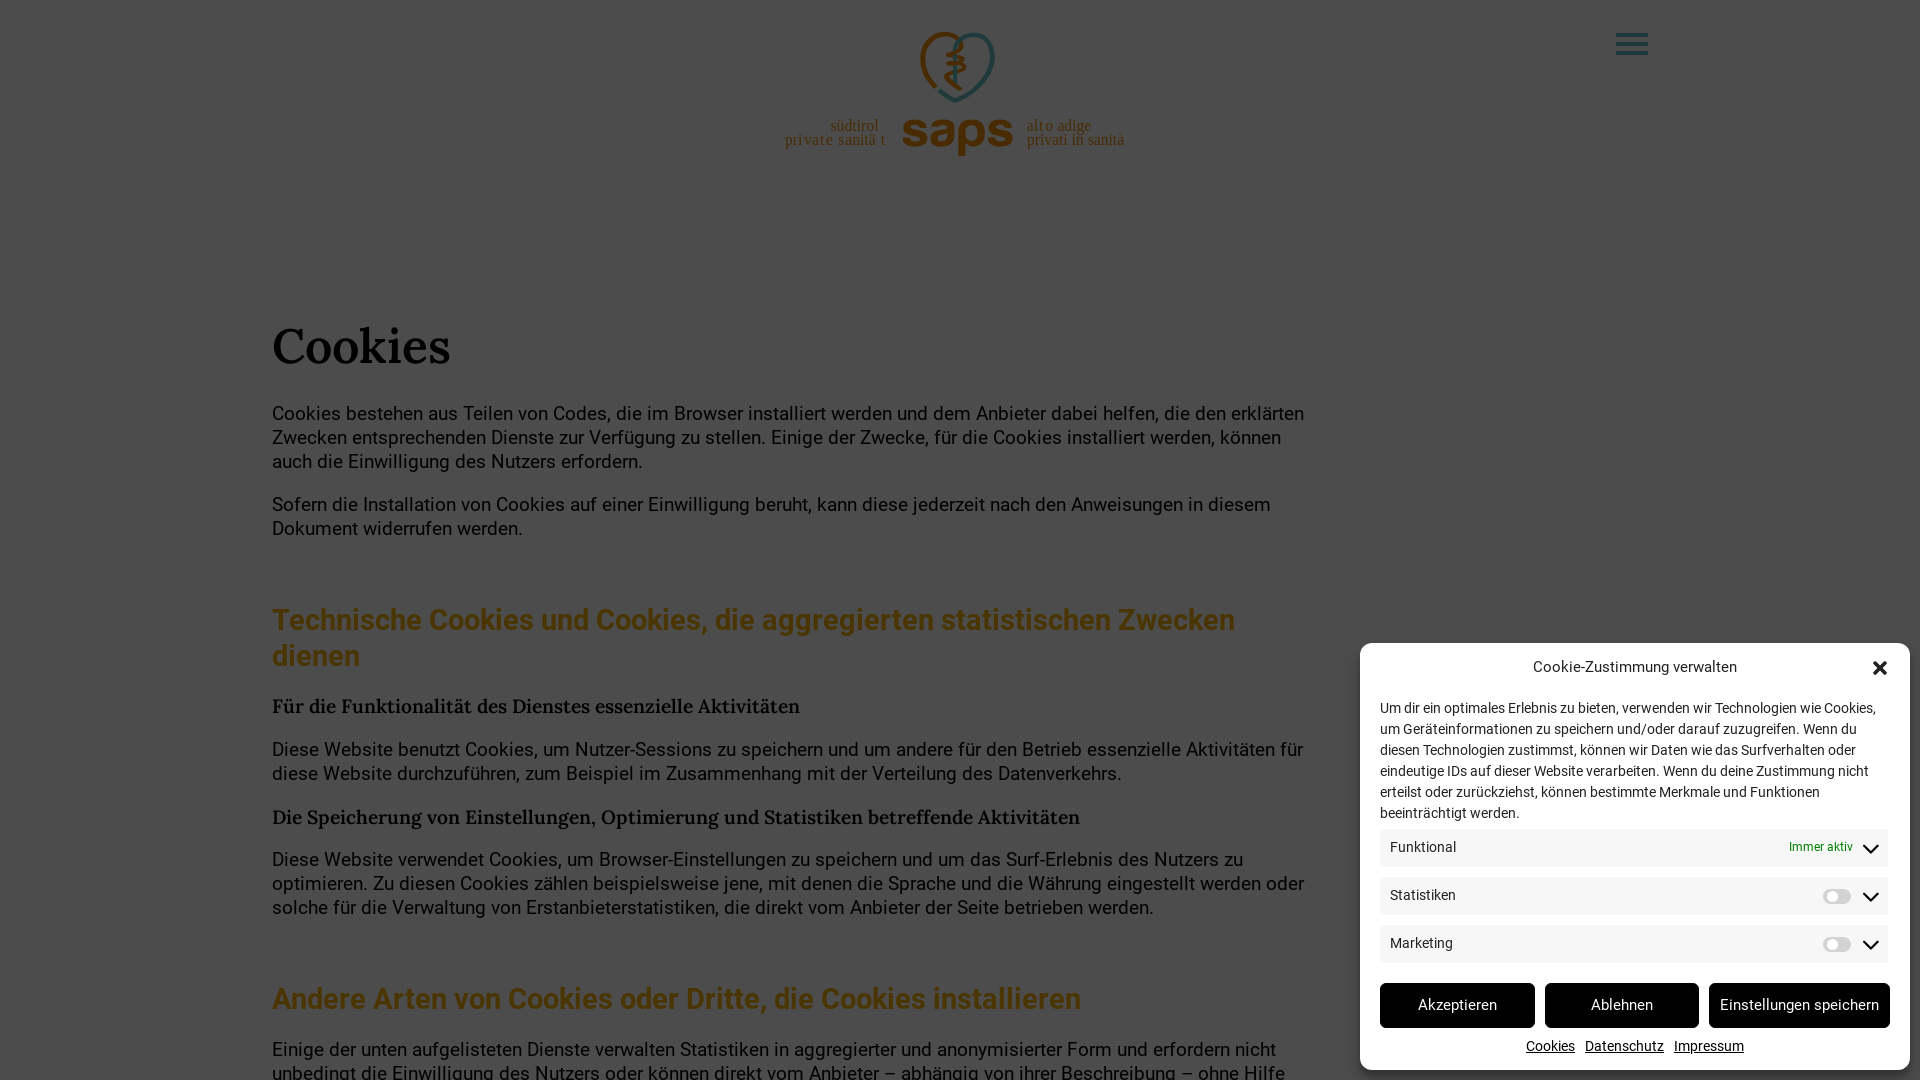  What do you see at coordinates (1707, 1045) in the screenshot?
I see `'Impressum'` at bounding box center [1707, 1045].